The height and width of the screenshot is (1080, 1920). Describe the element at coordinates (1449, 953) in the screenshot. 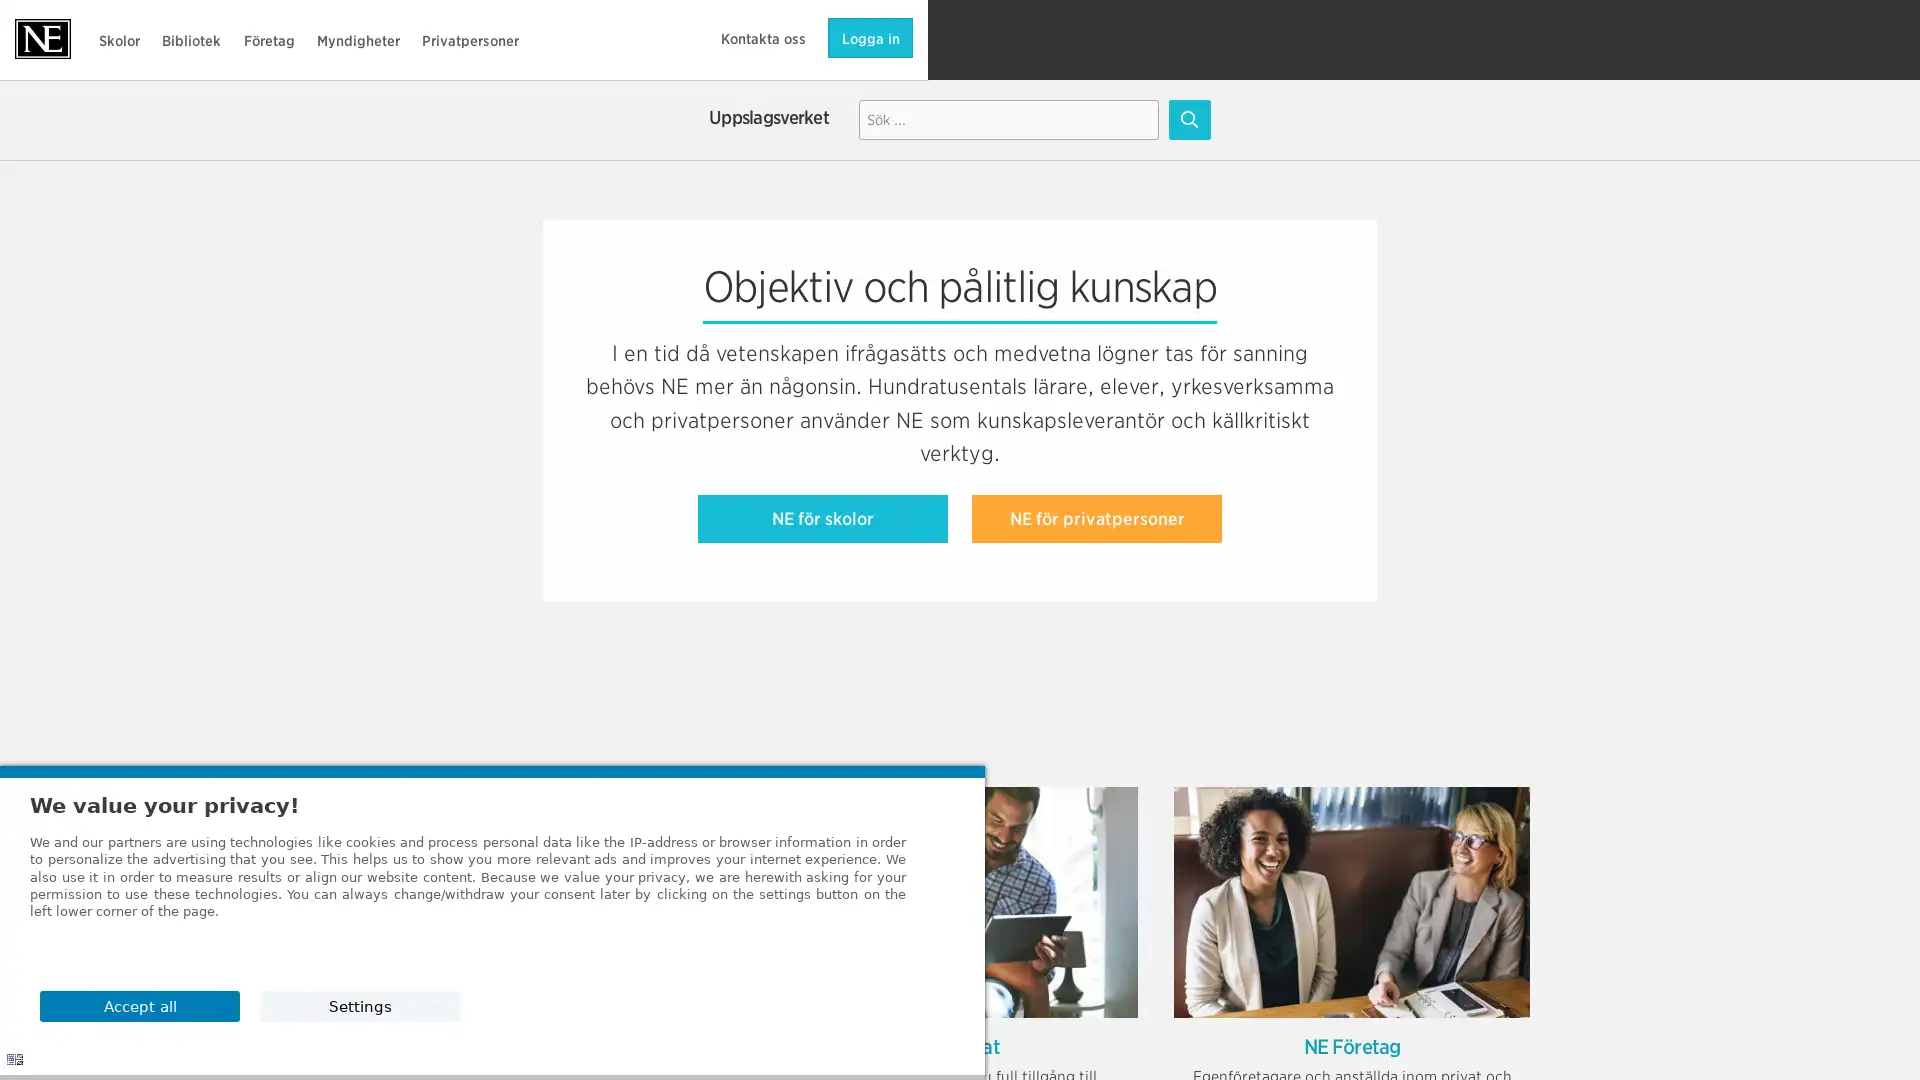

I see `Accept all` at that location.